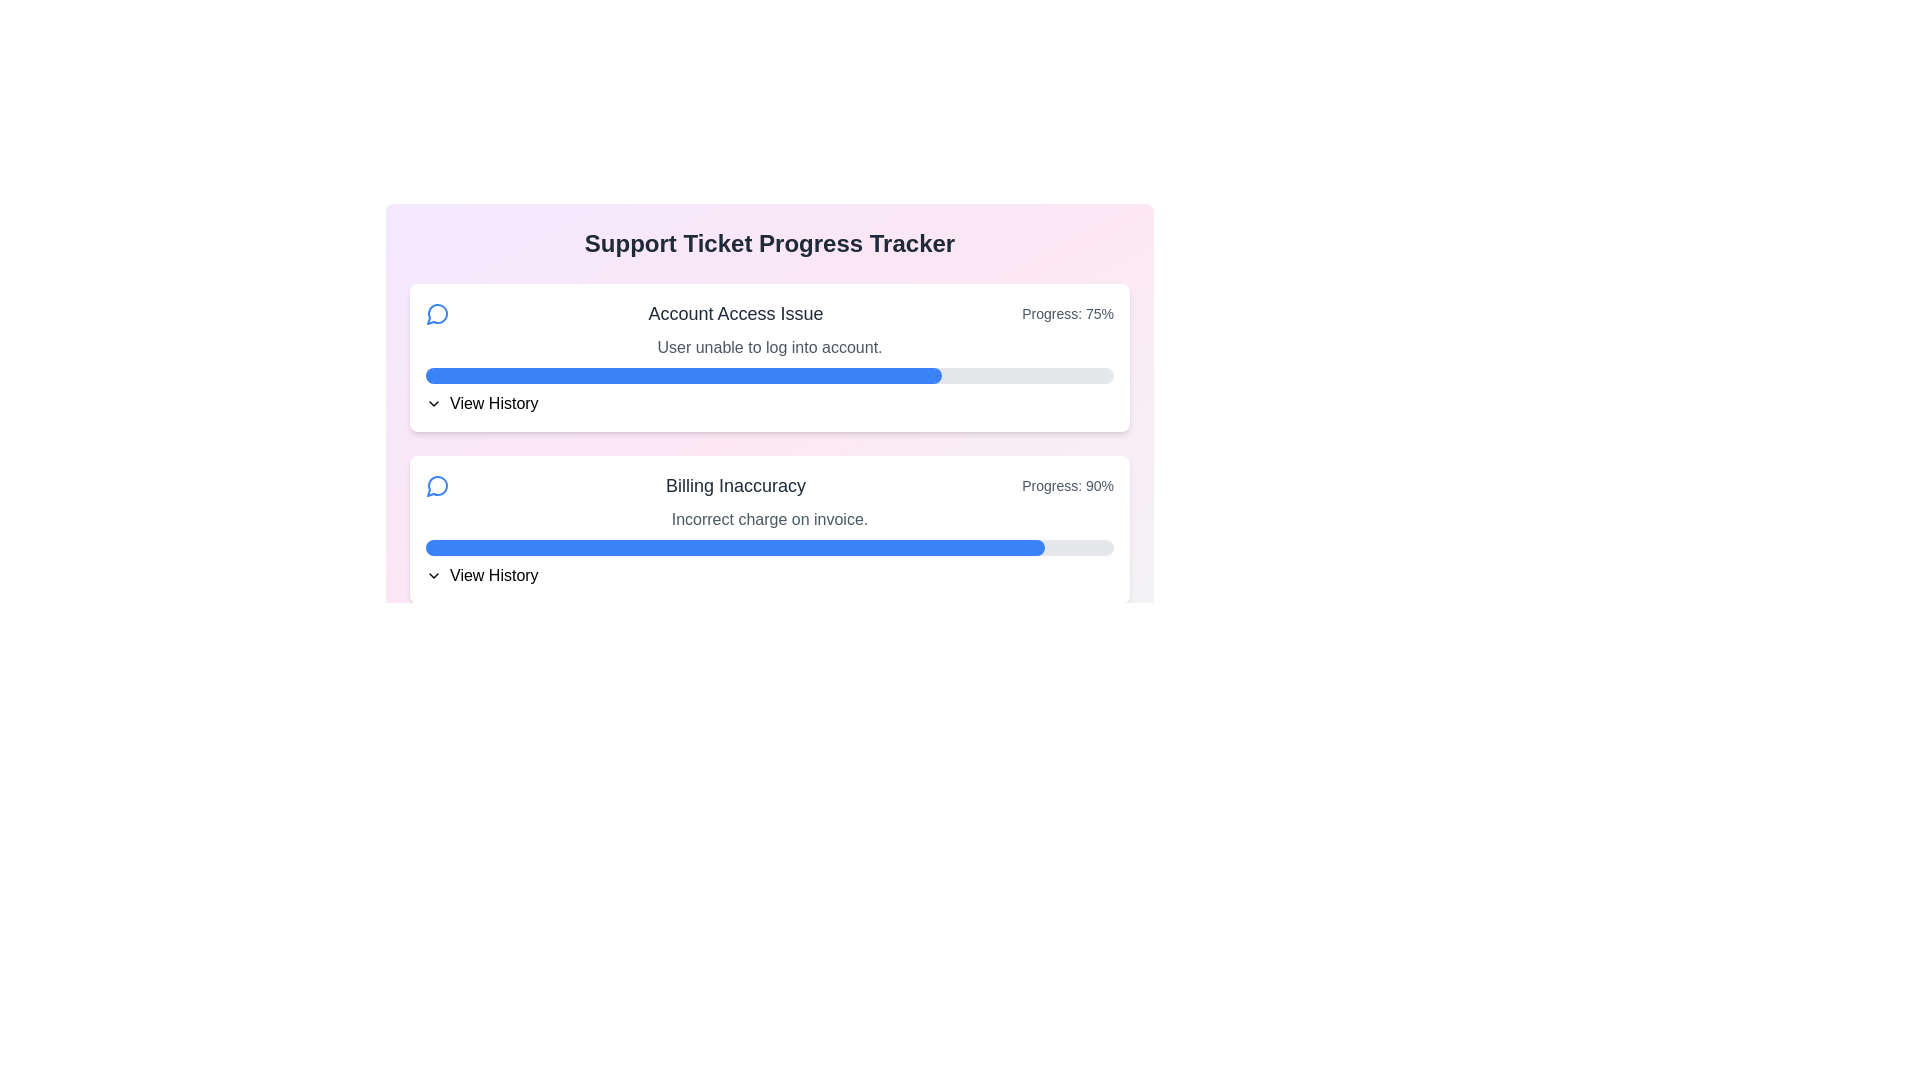 Image resolution: width=1920 pixels, height=1080 pixels. Describe the element at coordinates (768, 575) in the screenshot. I see `the collapsible control section titled 'Billing Inaccuracy'` at that location.